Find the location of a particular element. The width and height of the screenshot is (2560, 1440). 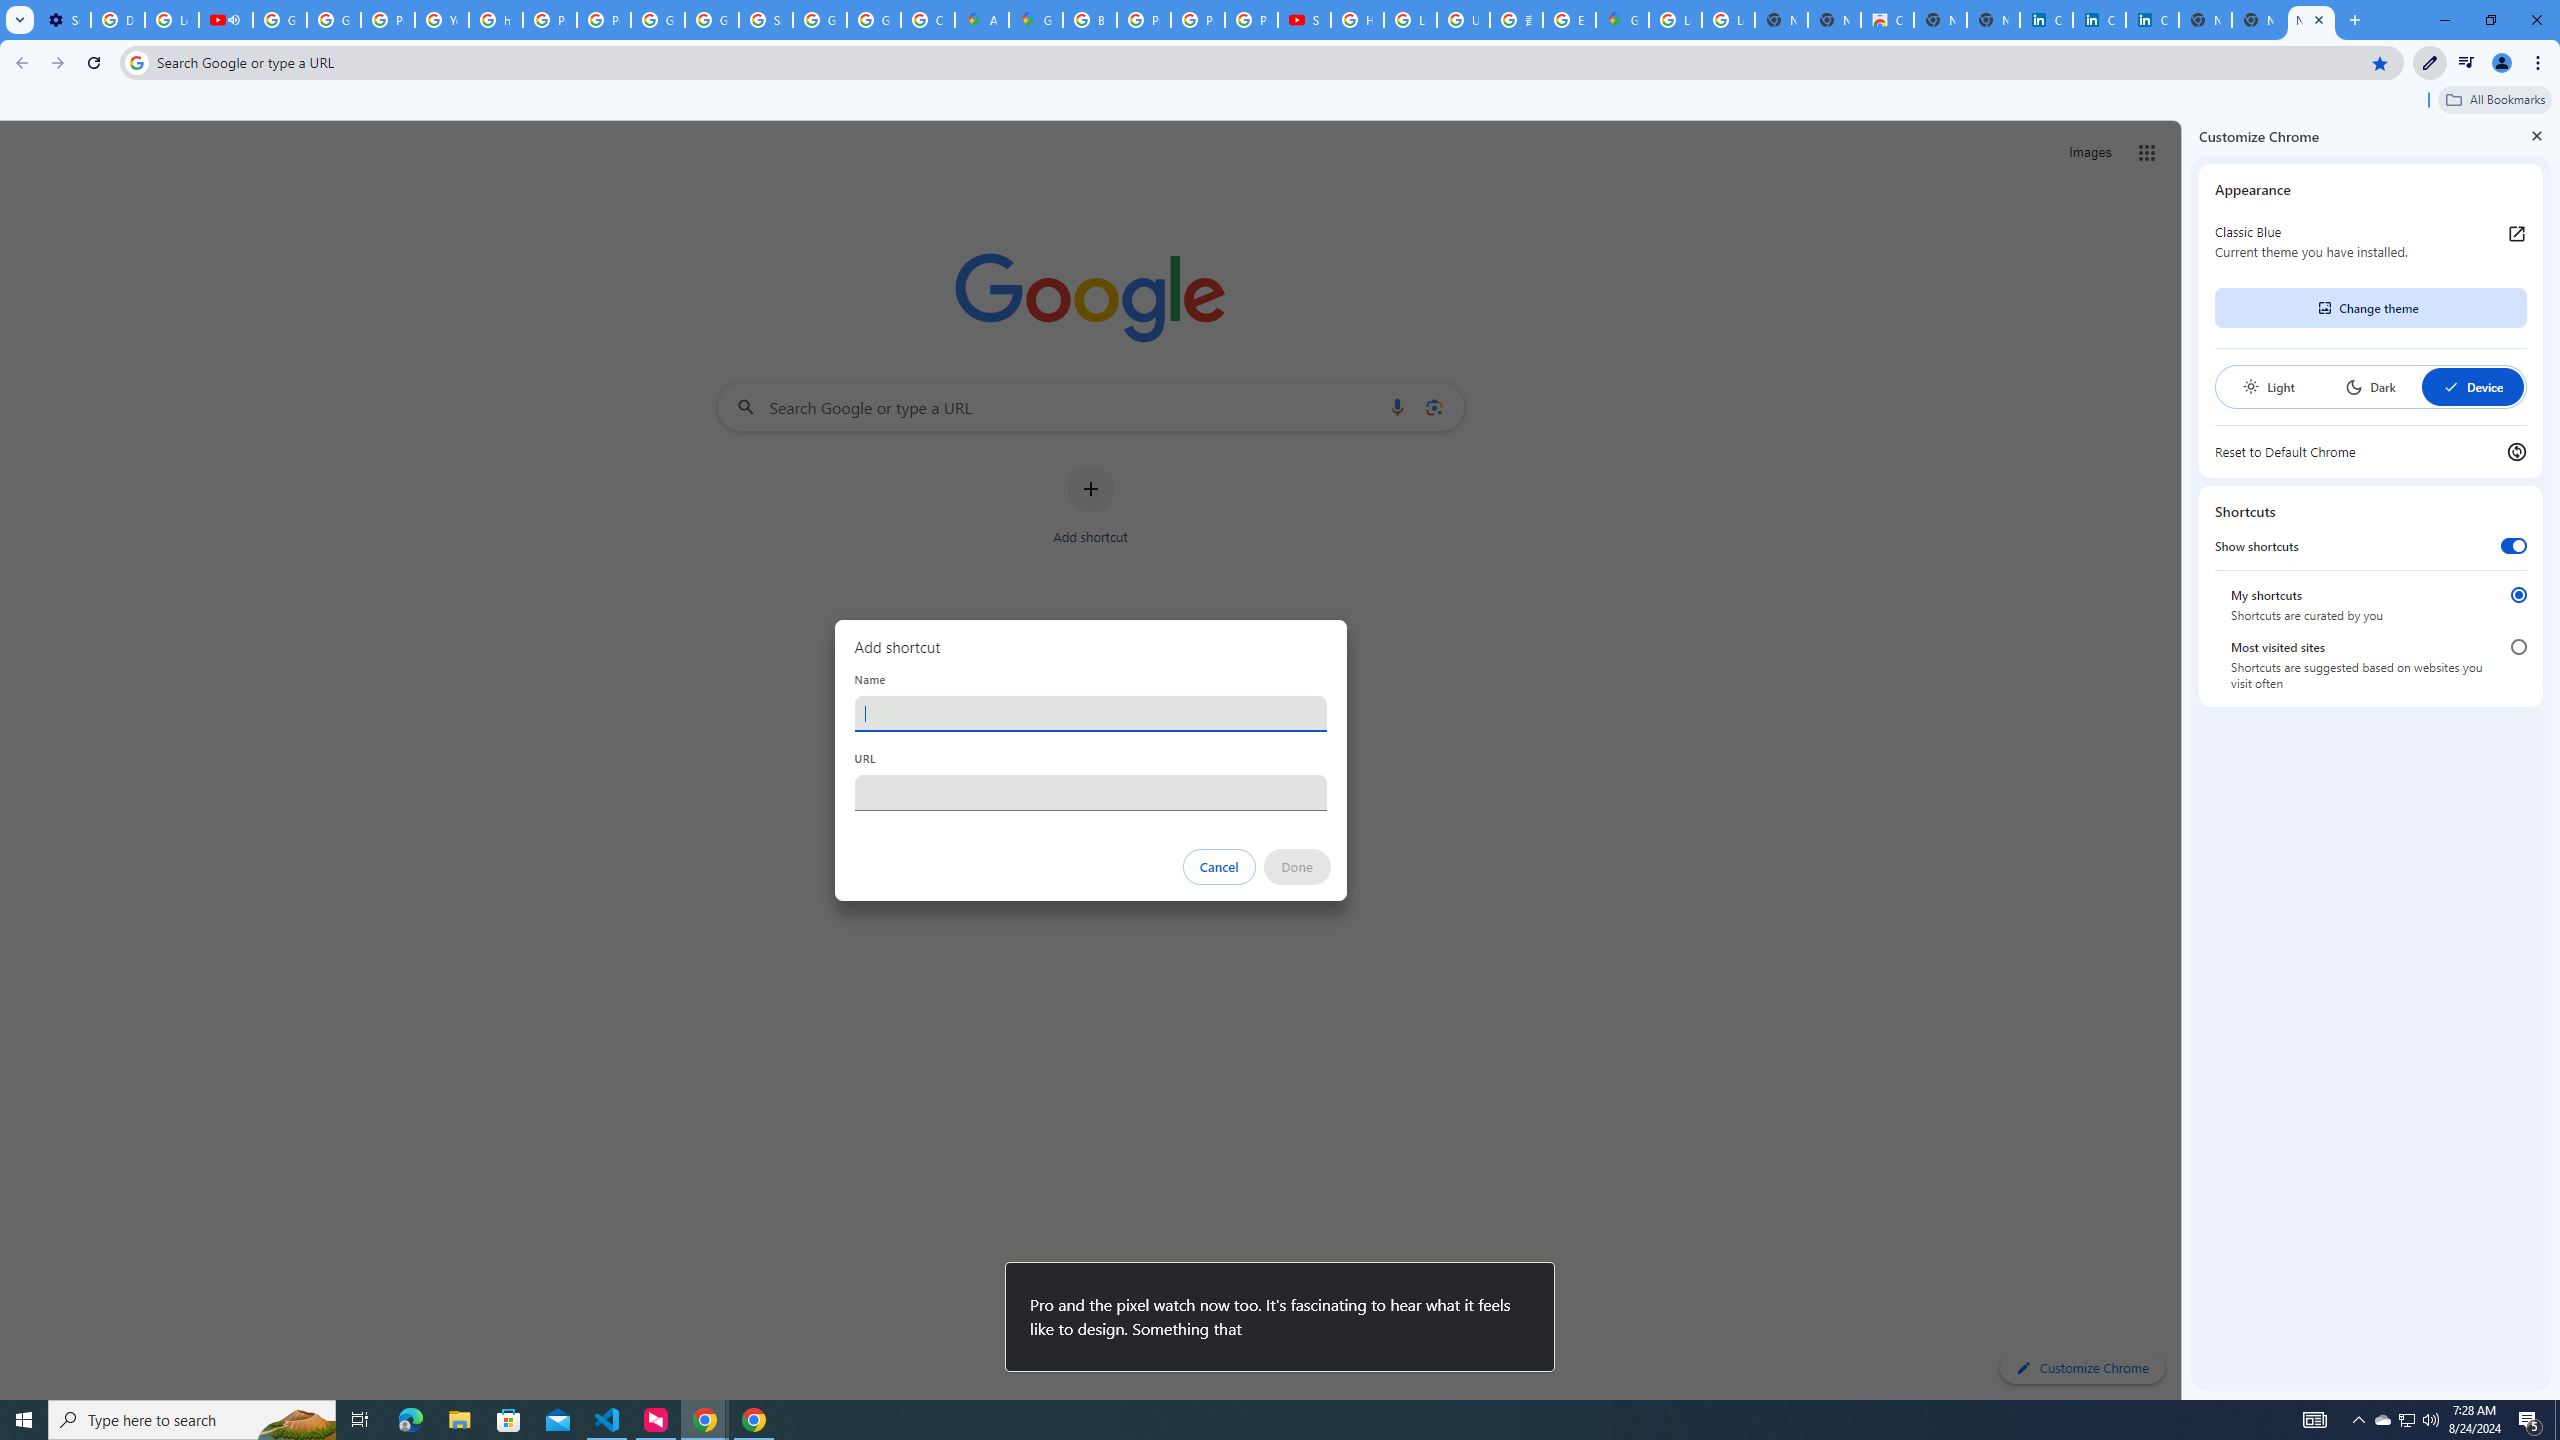

'Copyright Policy' is located at coordinates (2152, 19).